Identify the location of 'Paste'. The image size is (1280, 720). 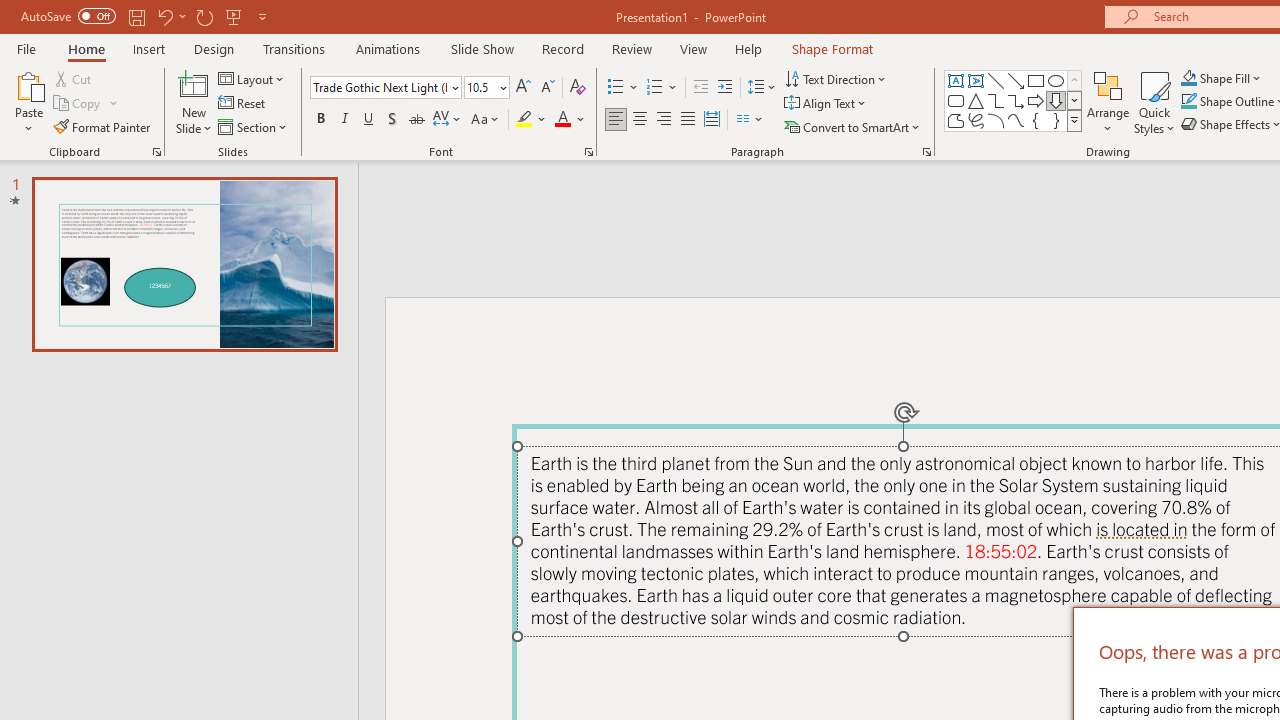
(28, 103).